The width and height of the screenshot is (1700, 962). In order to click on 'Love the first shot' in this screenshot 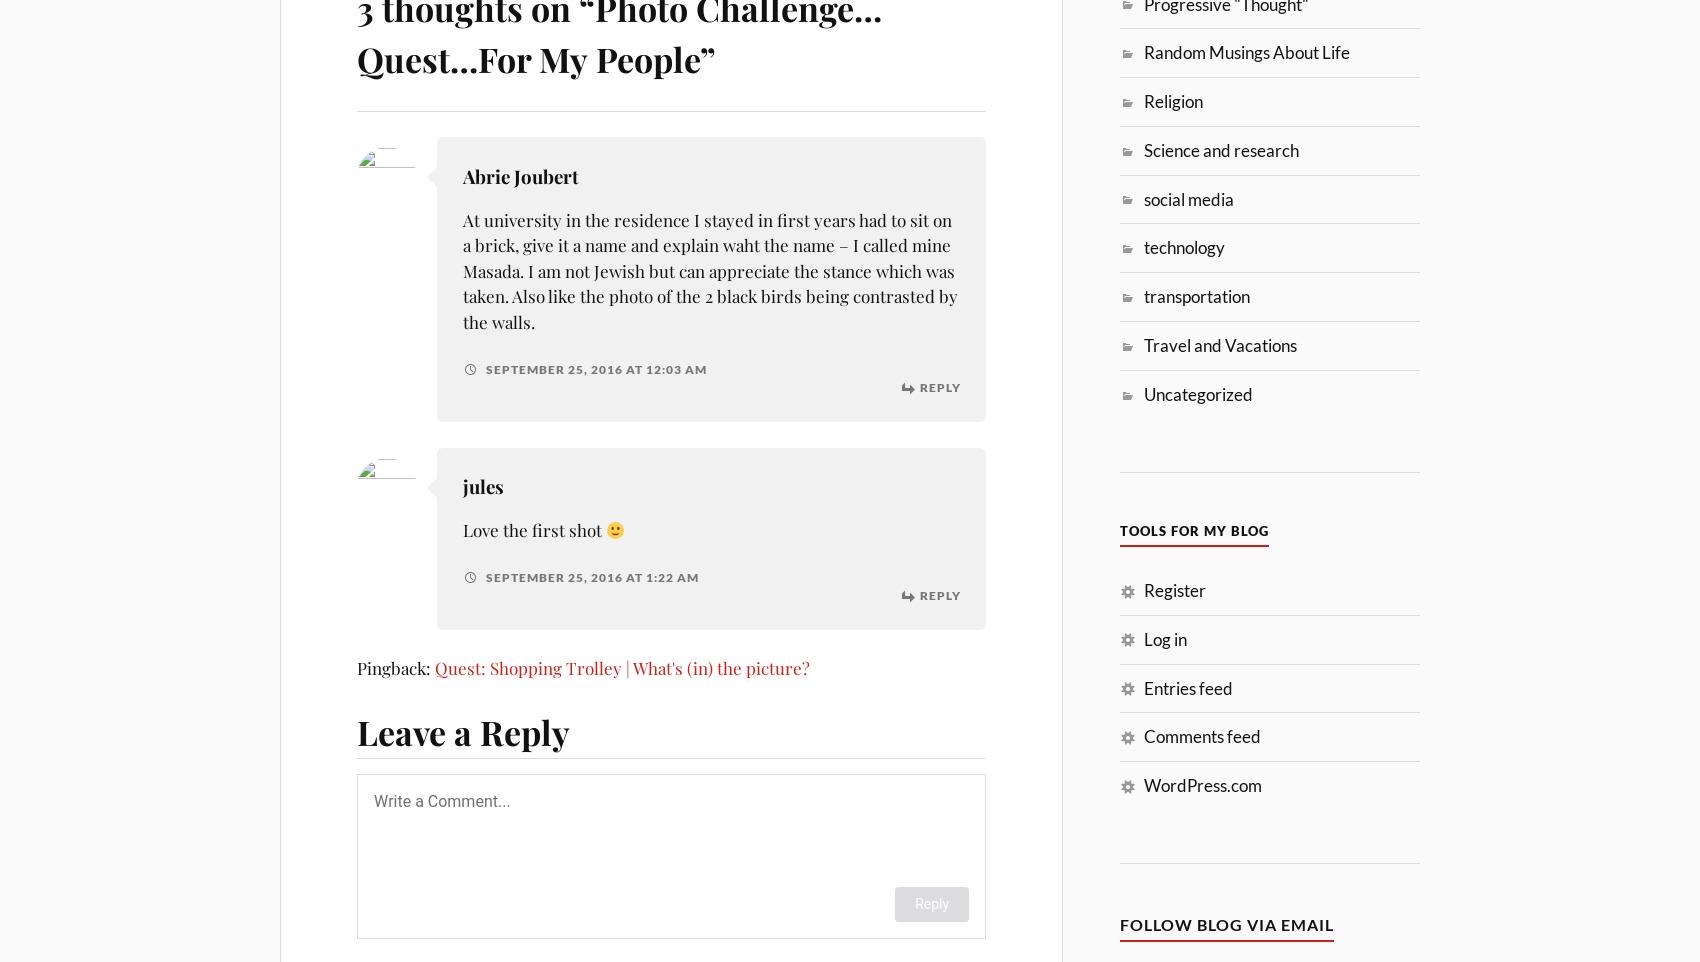, I will do `click(532, 528)`.